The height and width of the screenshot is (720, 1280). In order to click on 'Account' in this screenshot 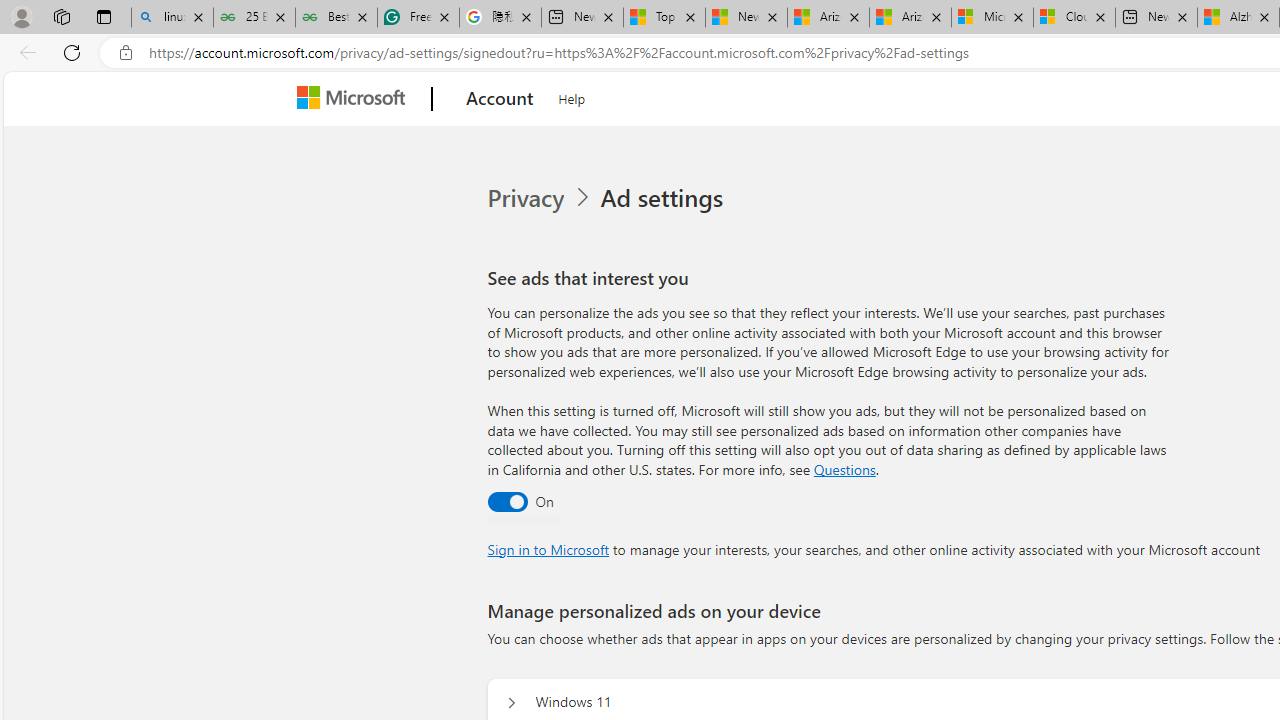, I will do `click(499, 99)`.